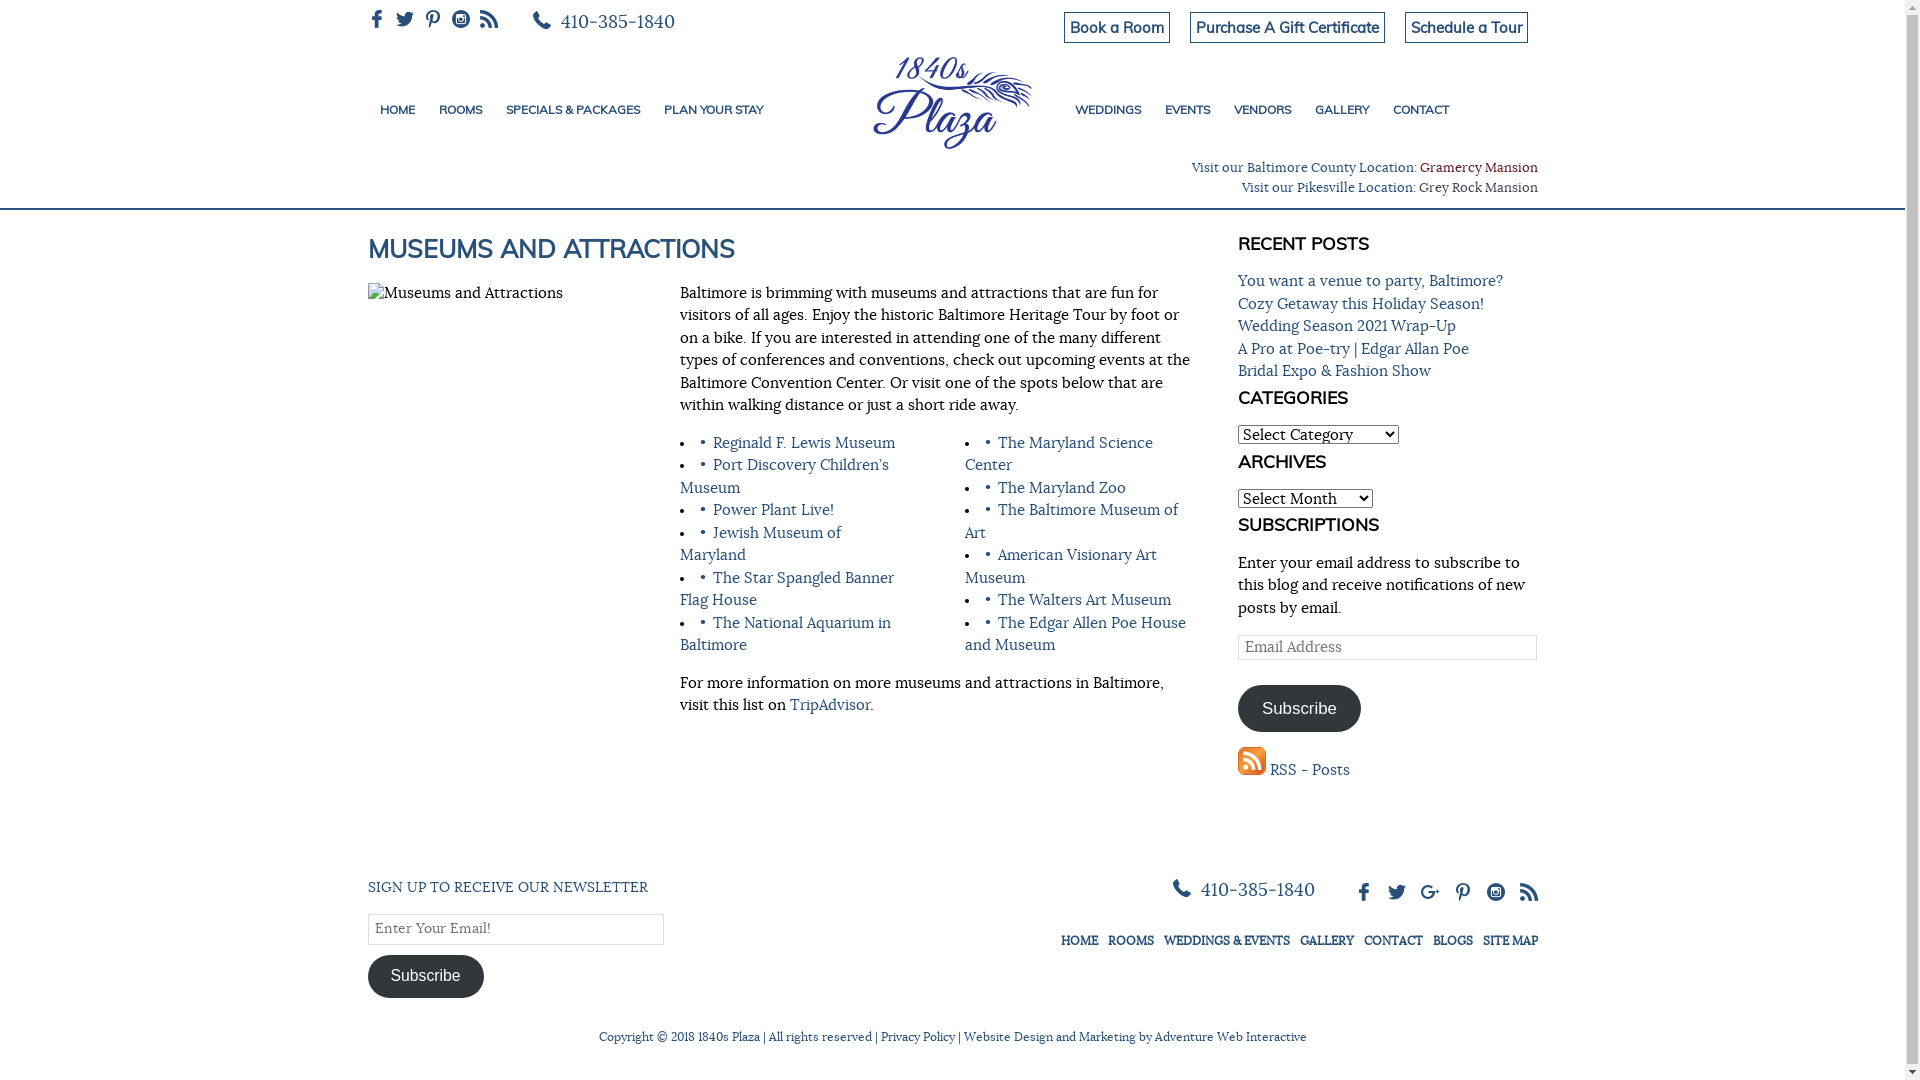 The height and width of the screenshot is (1080, 1920). What do you see at coordinates (1465, 27) in the screenshot?
I see `'Schedule a Tour'` at bounding box center [1465, 27].